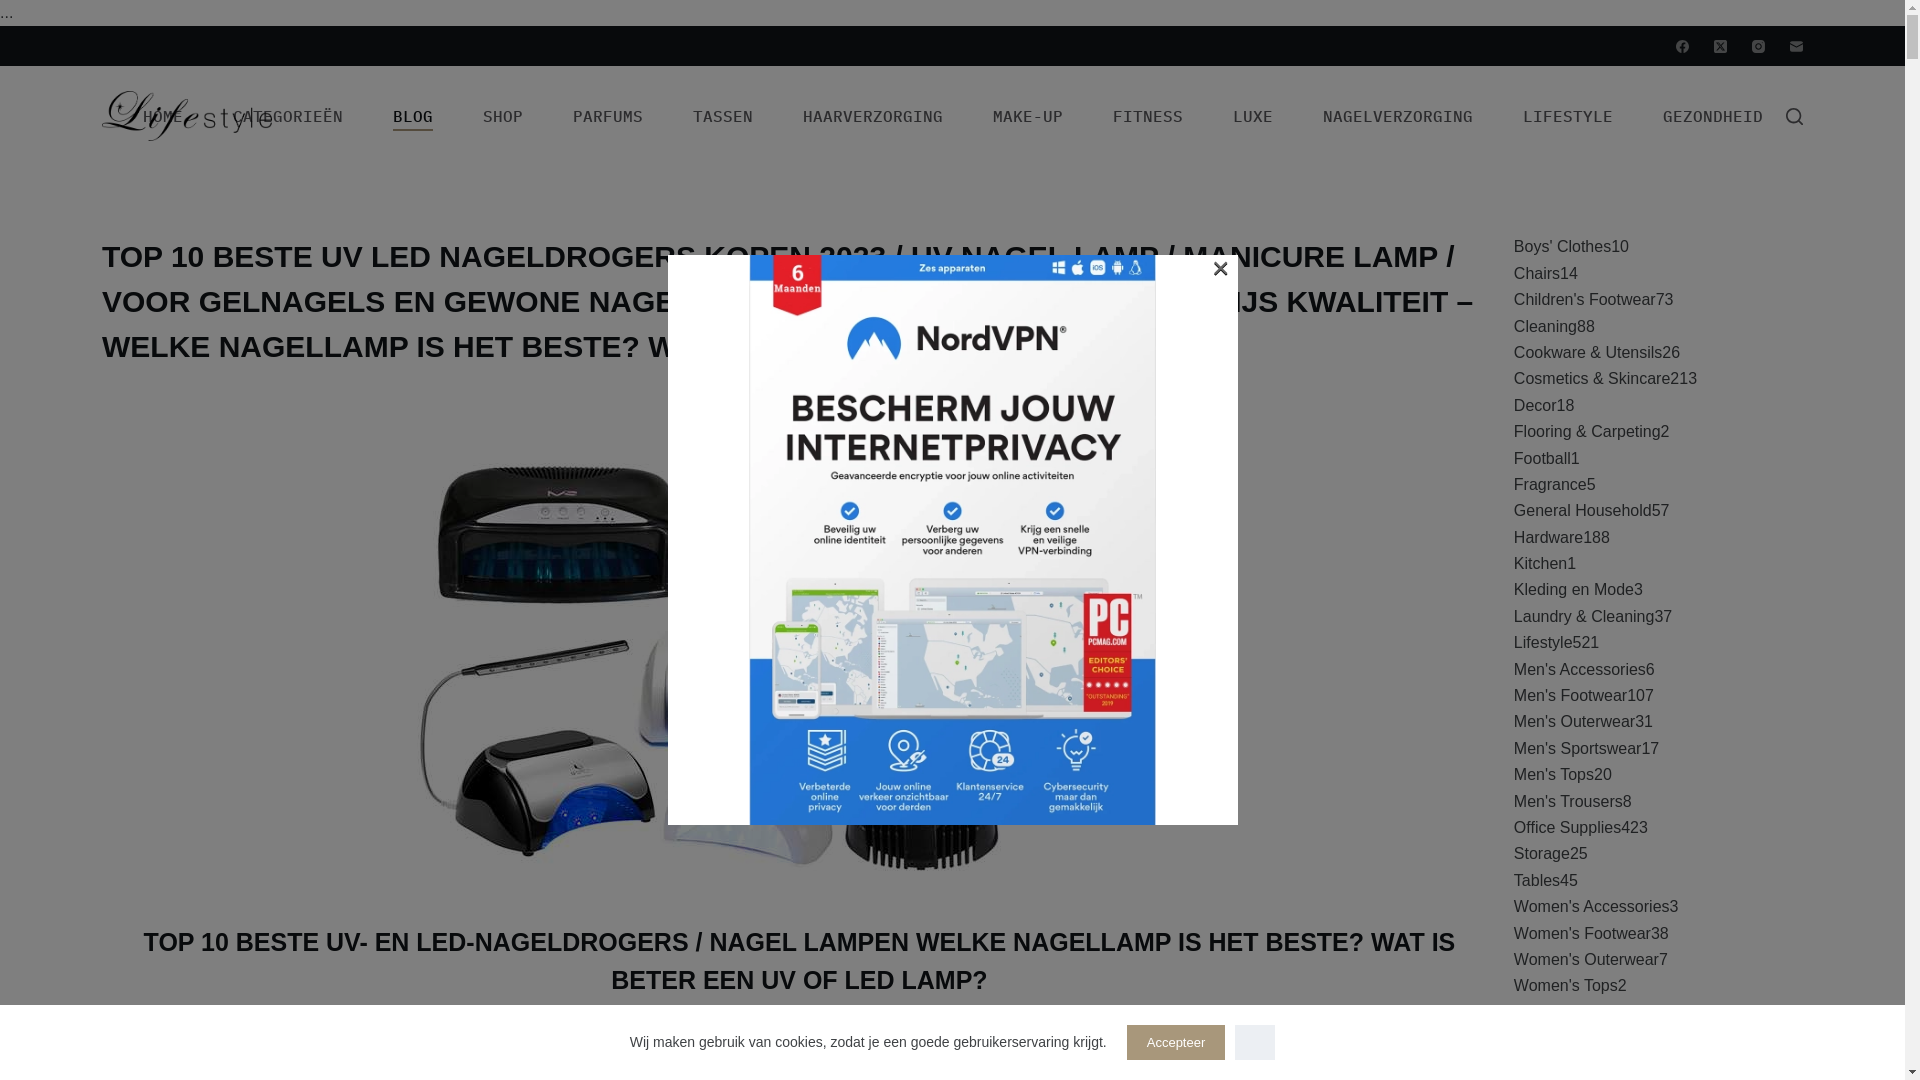 The image size is (1920, 1080). Describe the element at coordinates (1540, 853) in the screenshot. I see `'Storage'` at that location.